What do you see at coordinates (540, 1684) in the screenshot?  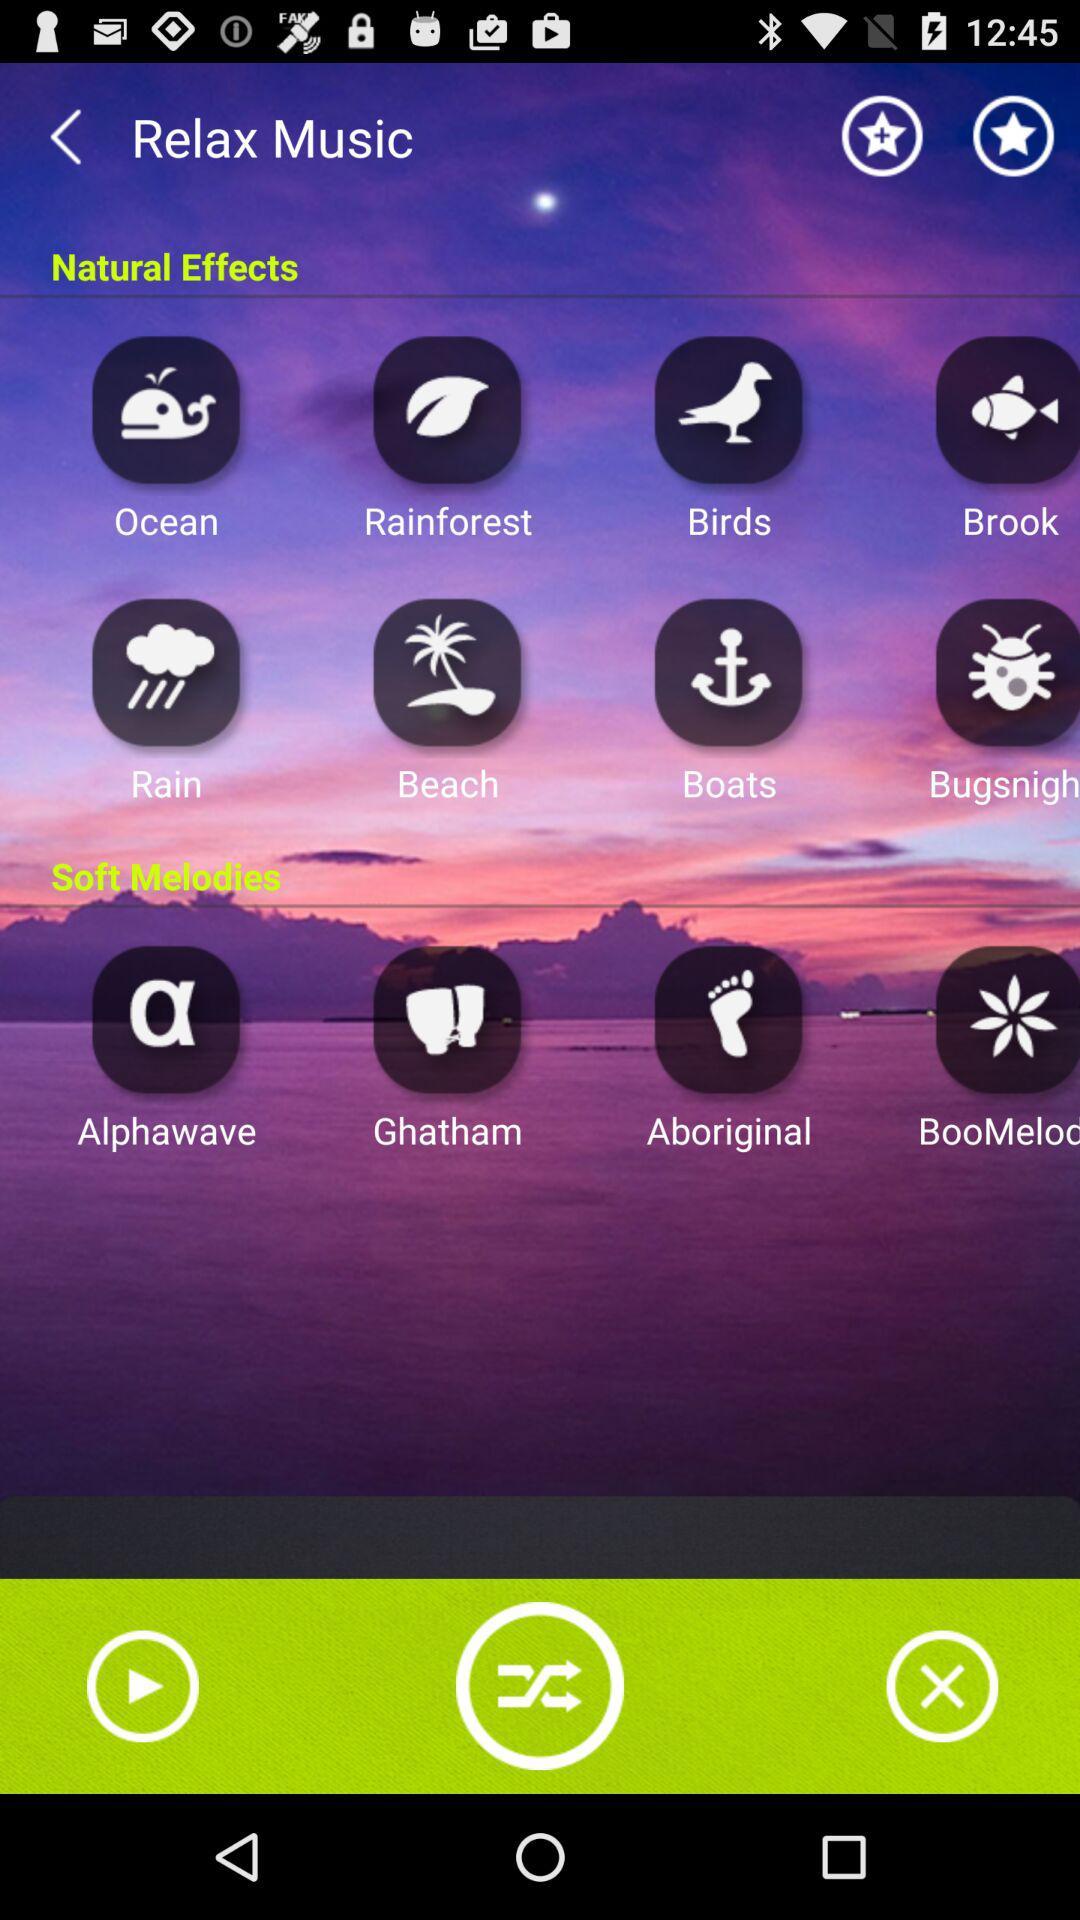 I see `refresh` at bounding box center [540, 1684].